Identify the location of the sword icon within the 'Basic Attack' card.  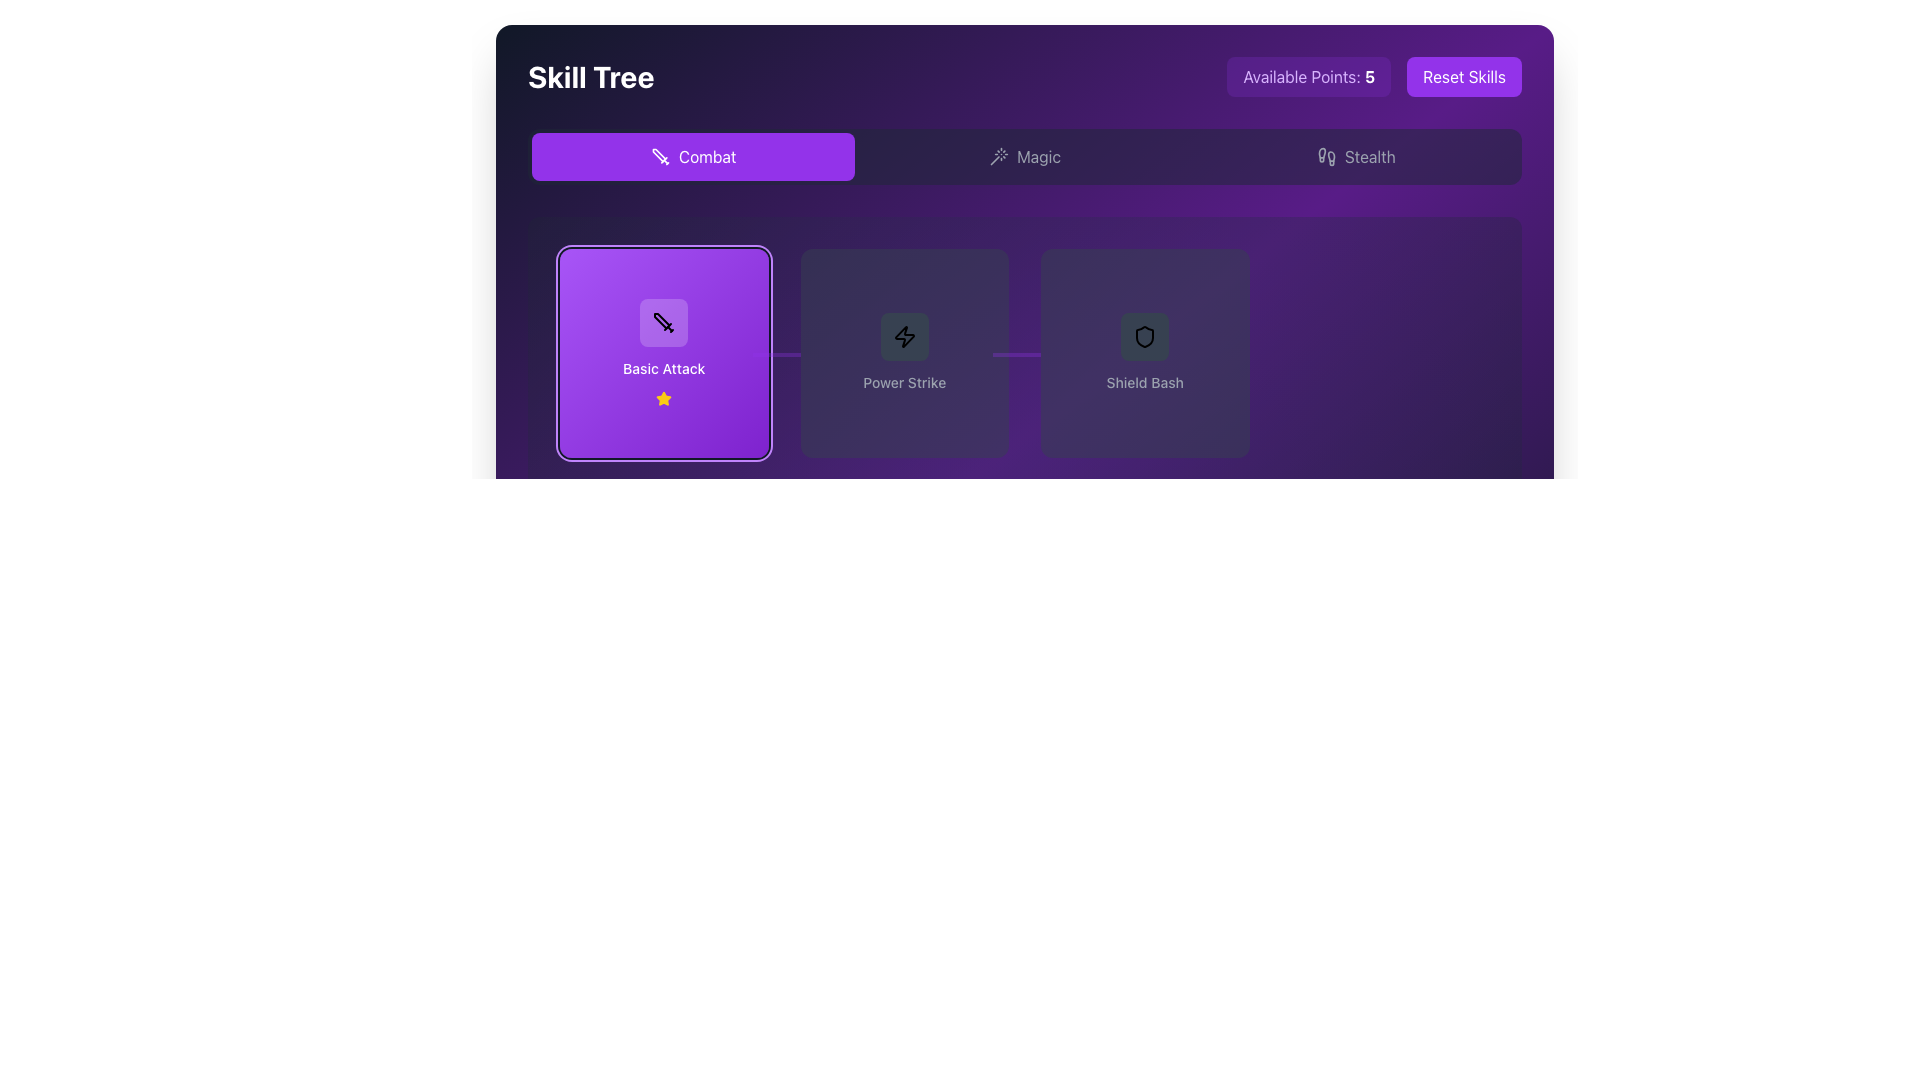
(664, 322).